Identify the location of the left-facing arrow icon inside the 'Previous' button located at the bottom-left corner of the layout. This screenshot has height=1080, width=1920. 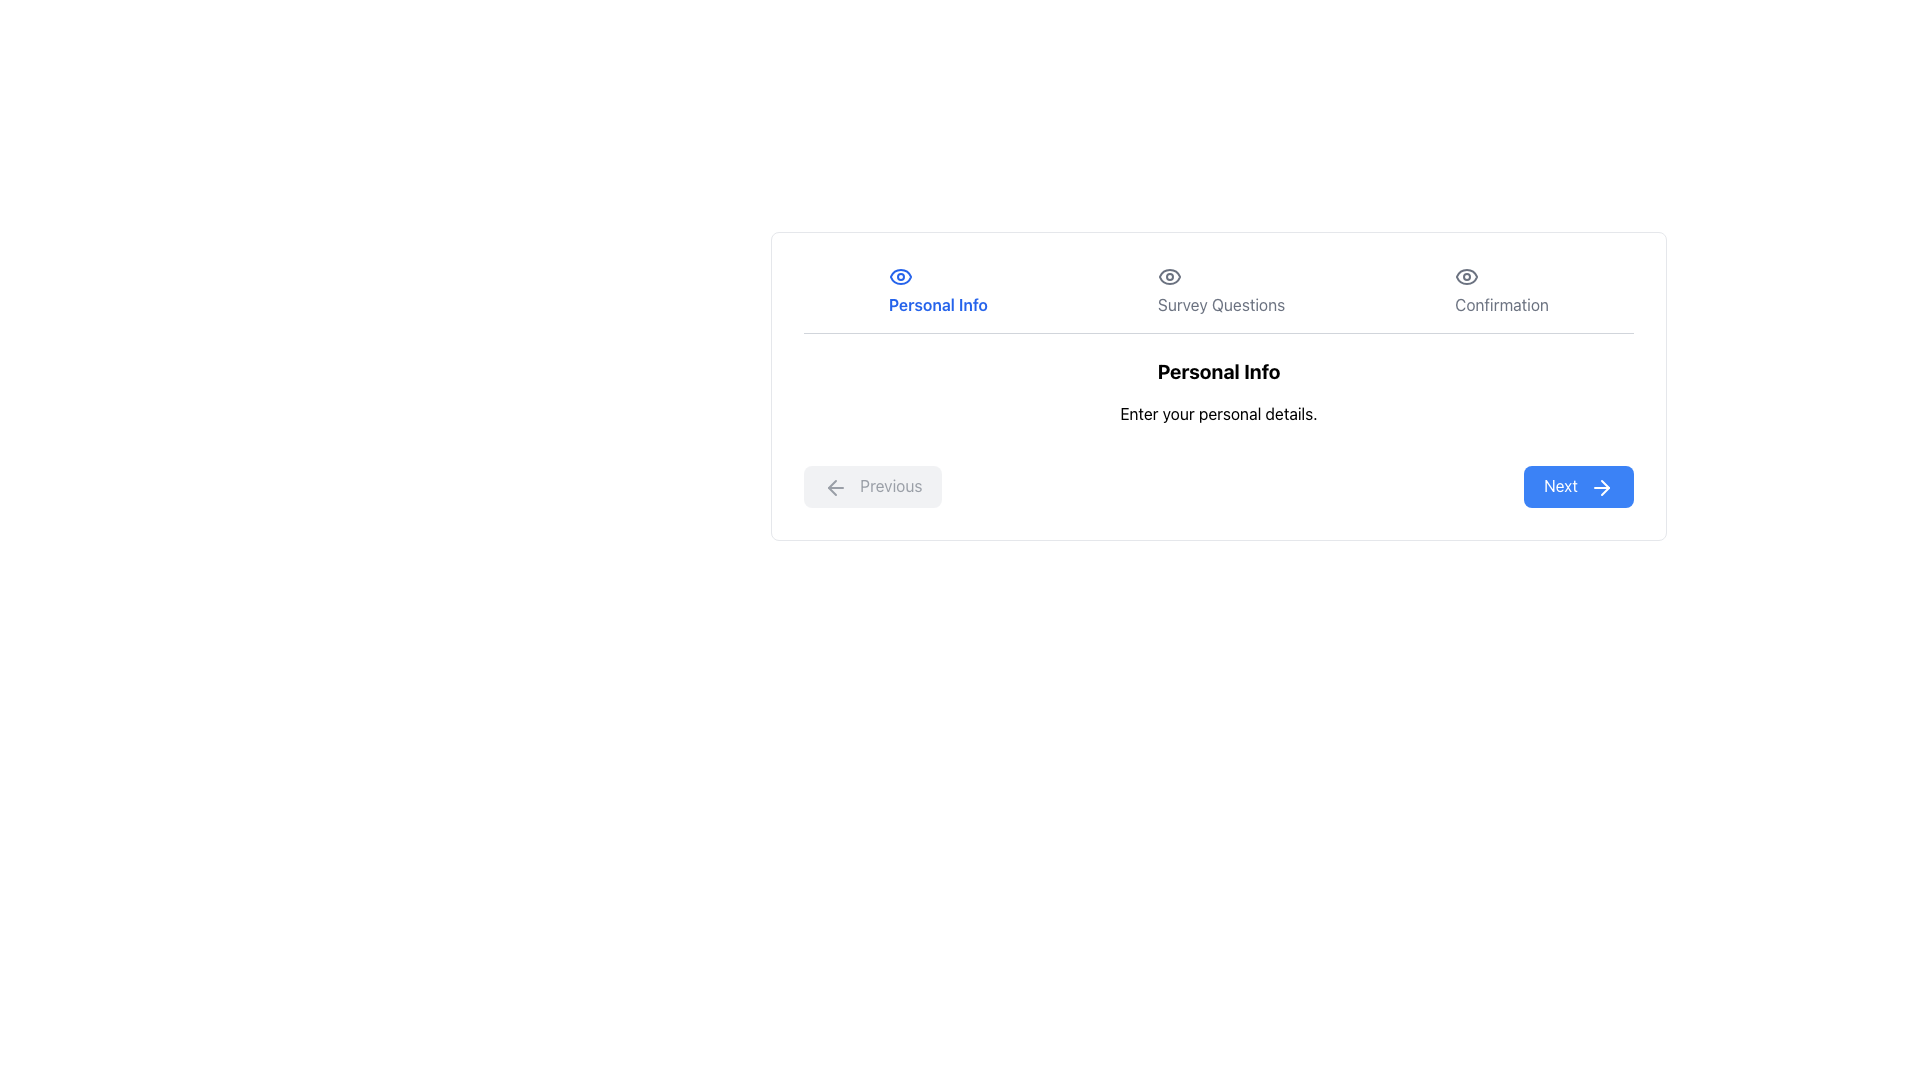
(832, 487).